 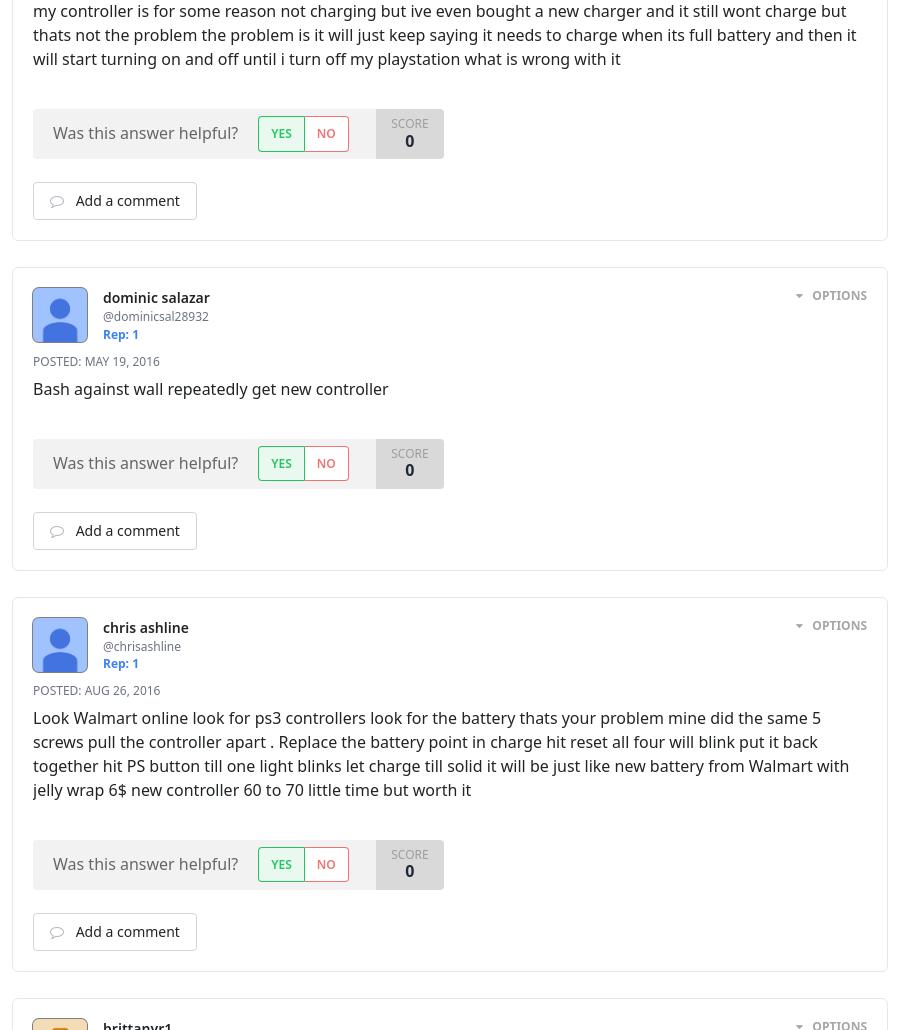 What do you see at coordinates (101, 644) in the screenshot?
I see `'@chrisashline'` at bounding box center [101, 644].